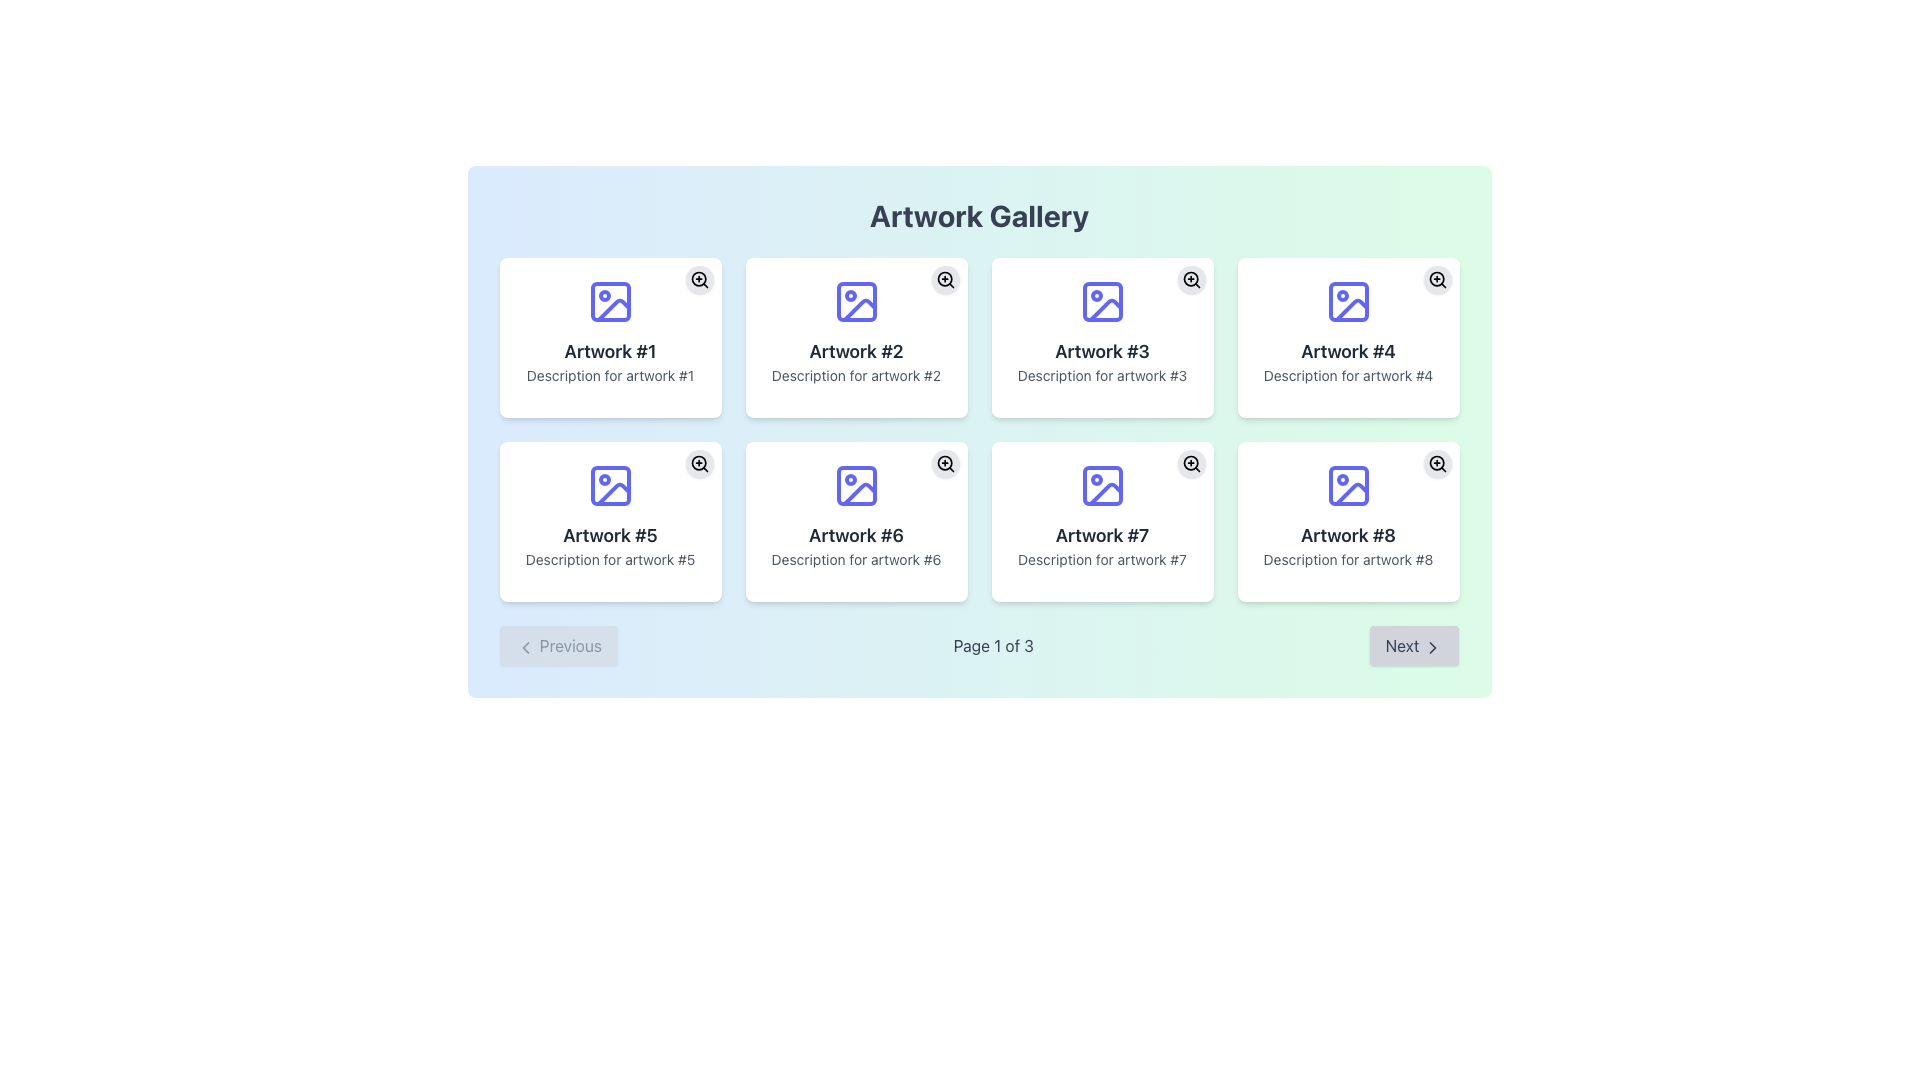 This screenshot has width=1920, height=1080. What do you see at coordinates (1348, 520) in the screenshot?
I see `the fourth card in the second row of the grid layout, which contains the heading 'Artwork #8' and an interactive magnifying glass icon` at bounding box center [1348, 520].